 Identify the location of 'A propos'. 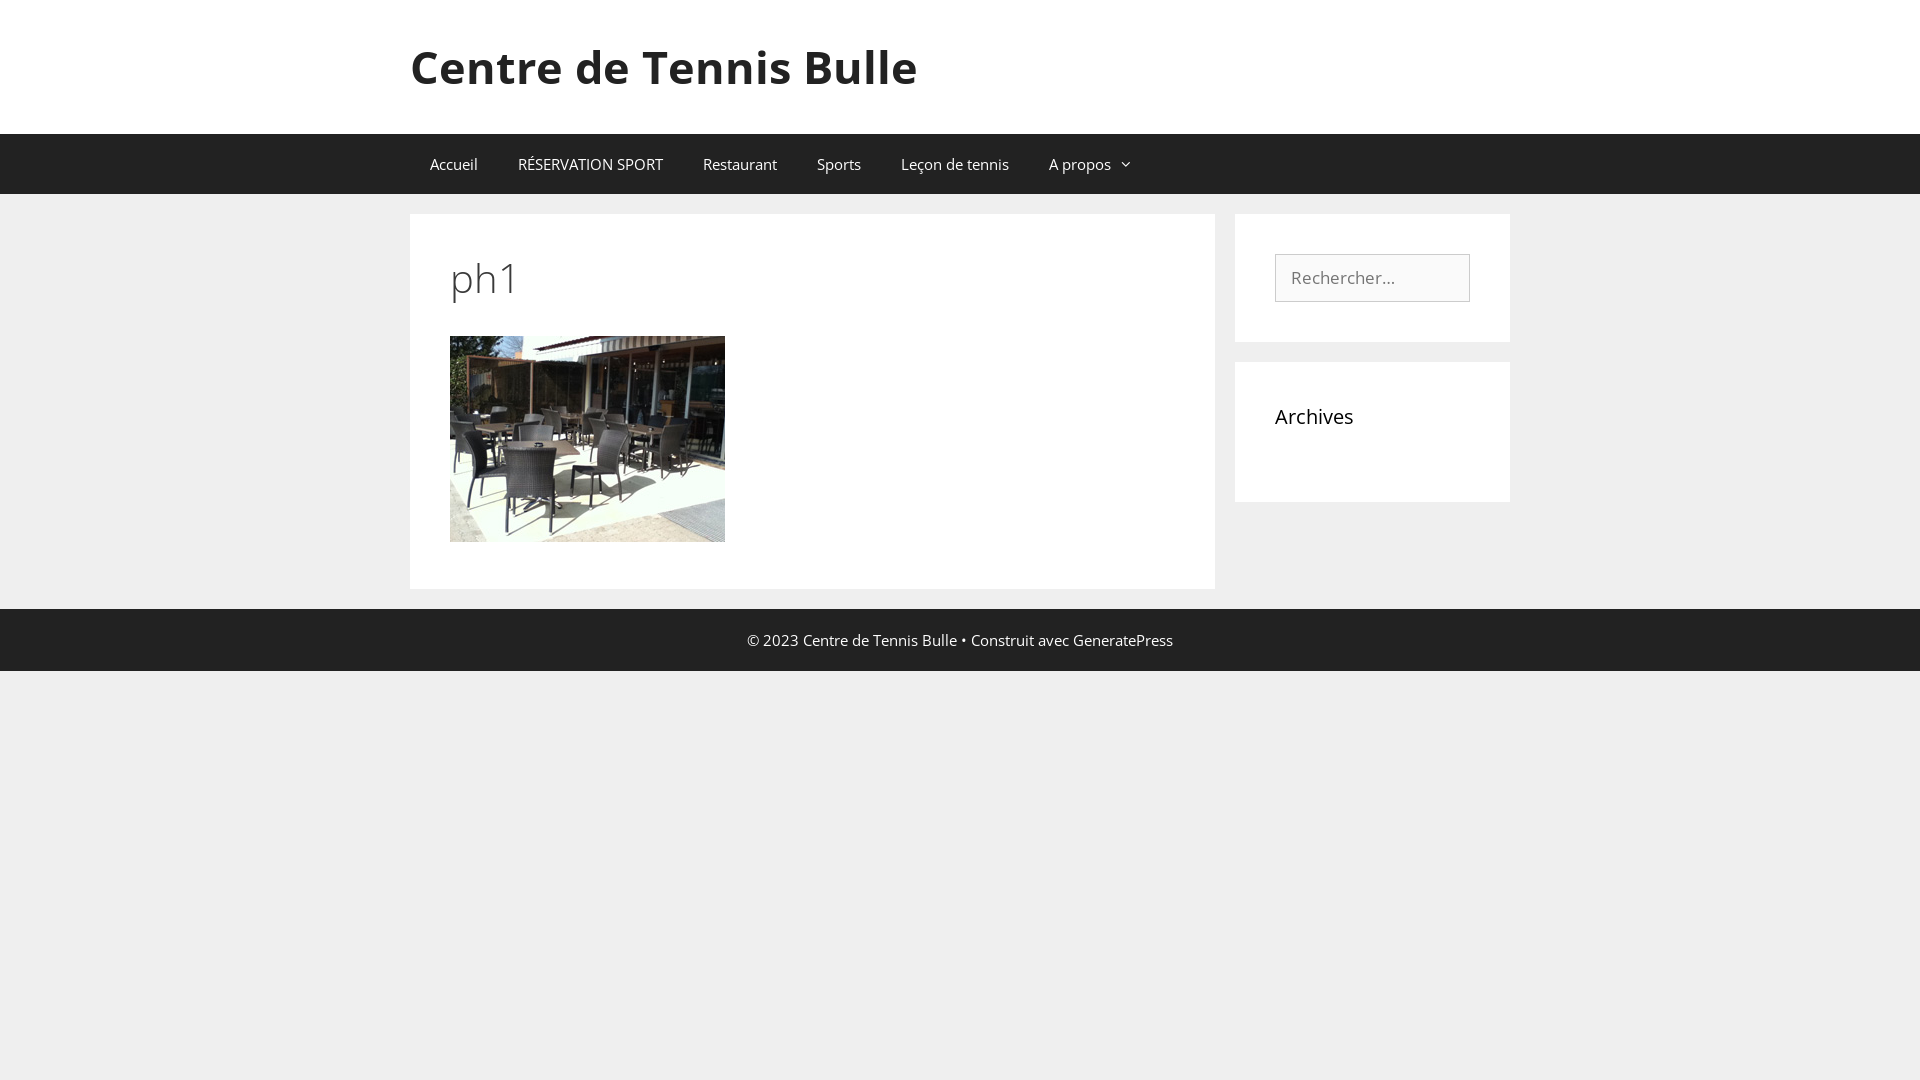
(1089, 163).